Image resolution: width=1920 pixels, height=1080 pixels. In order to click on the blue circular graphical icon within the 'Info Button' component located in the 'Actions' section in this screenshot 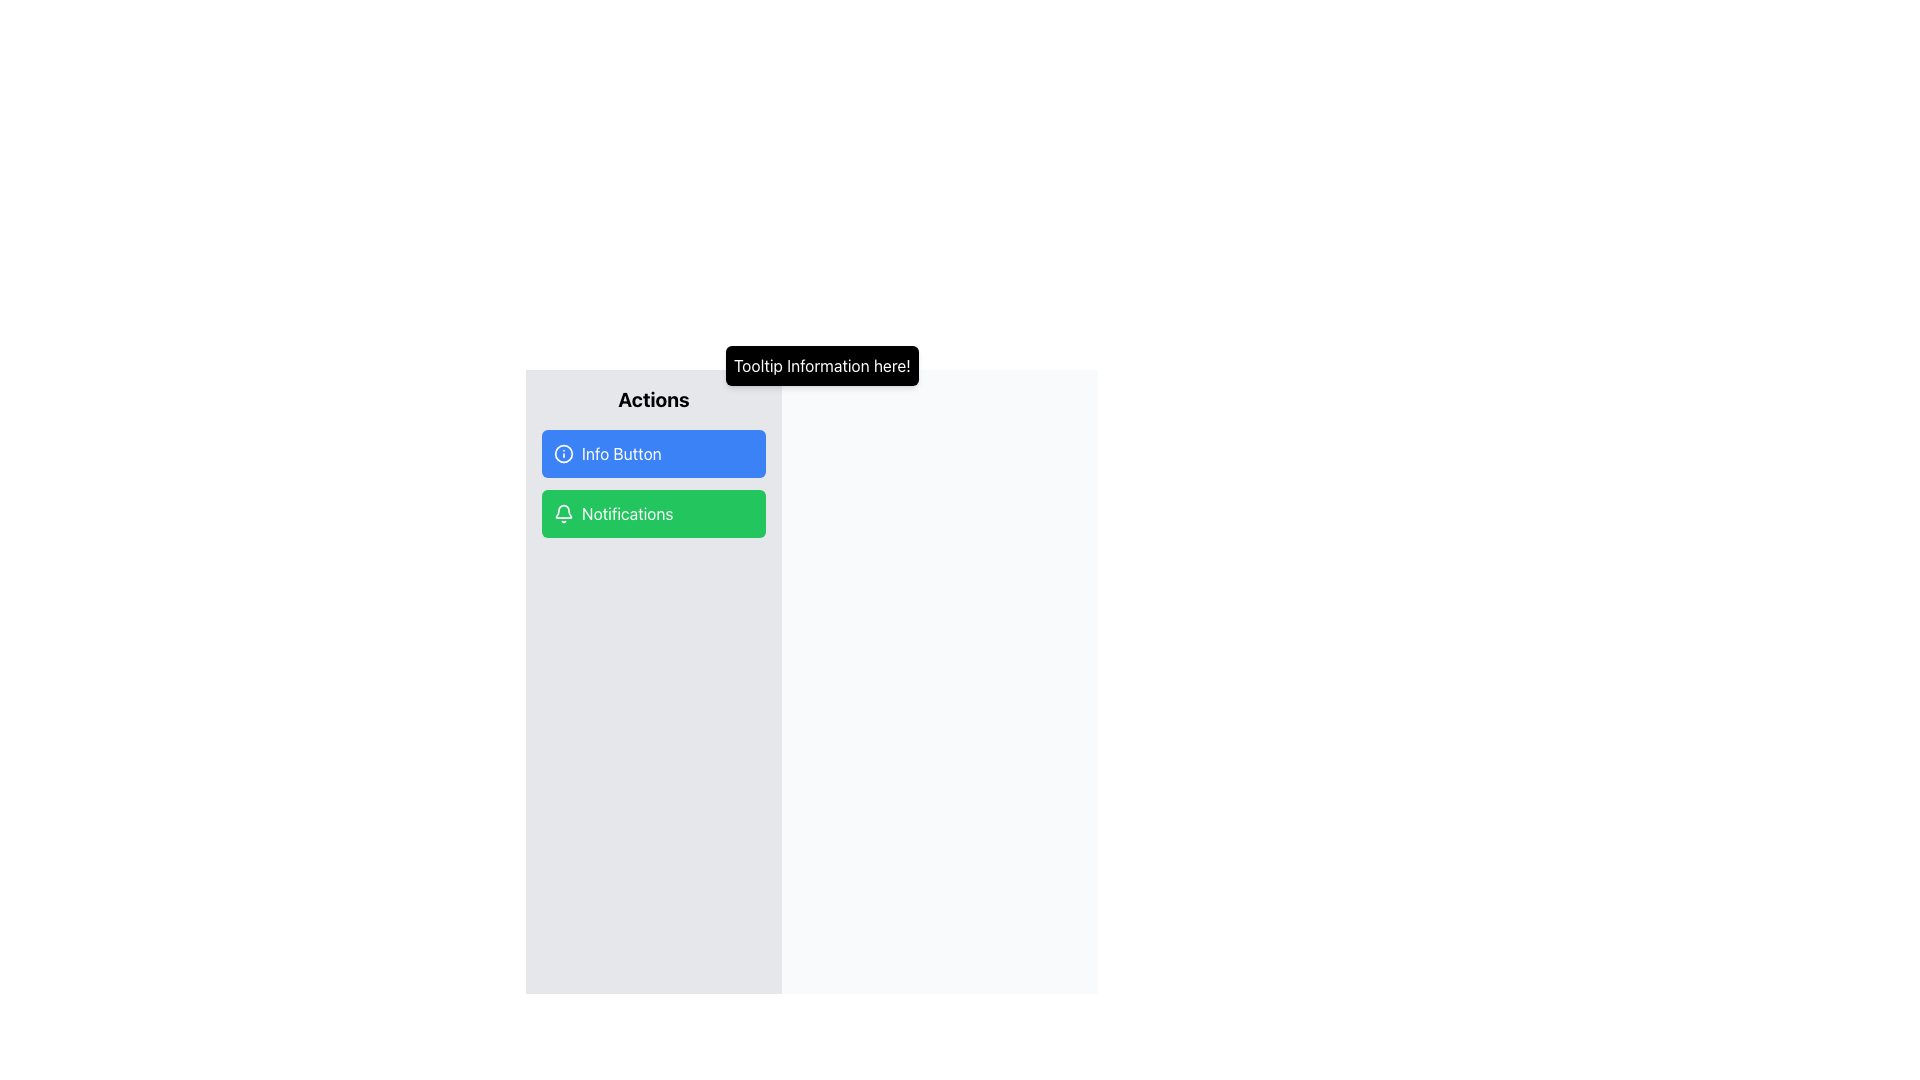, I will do `click(563, 454)`.